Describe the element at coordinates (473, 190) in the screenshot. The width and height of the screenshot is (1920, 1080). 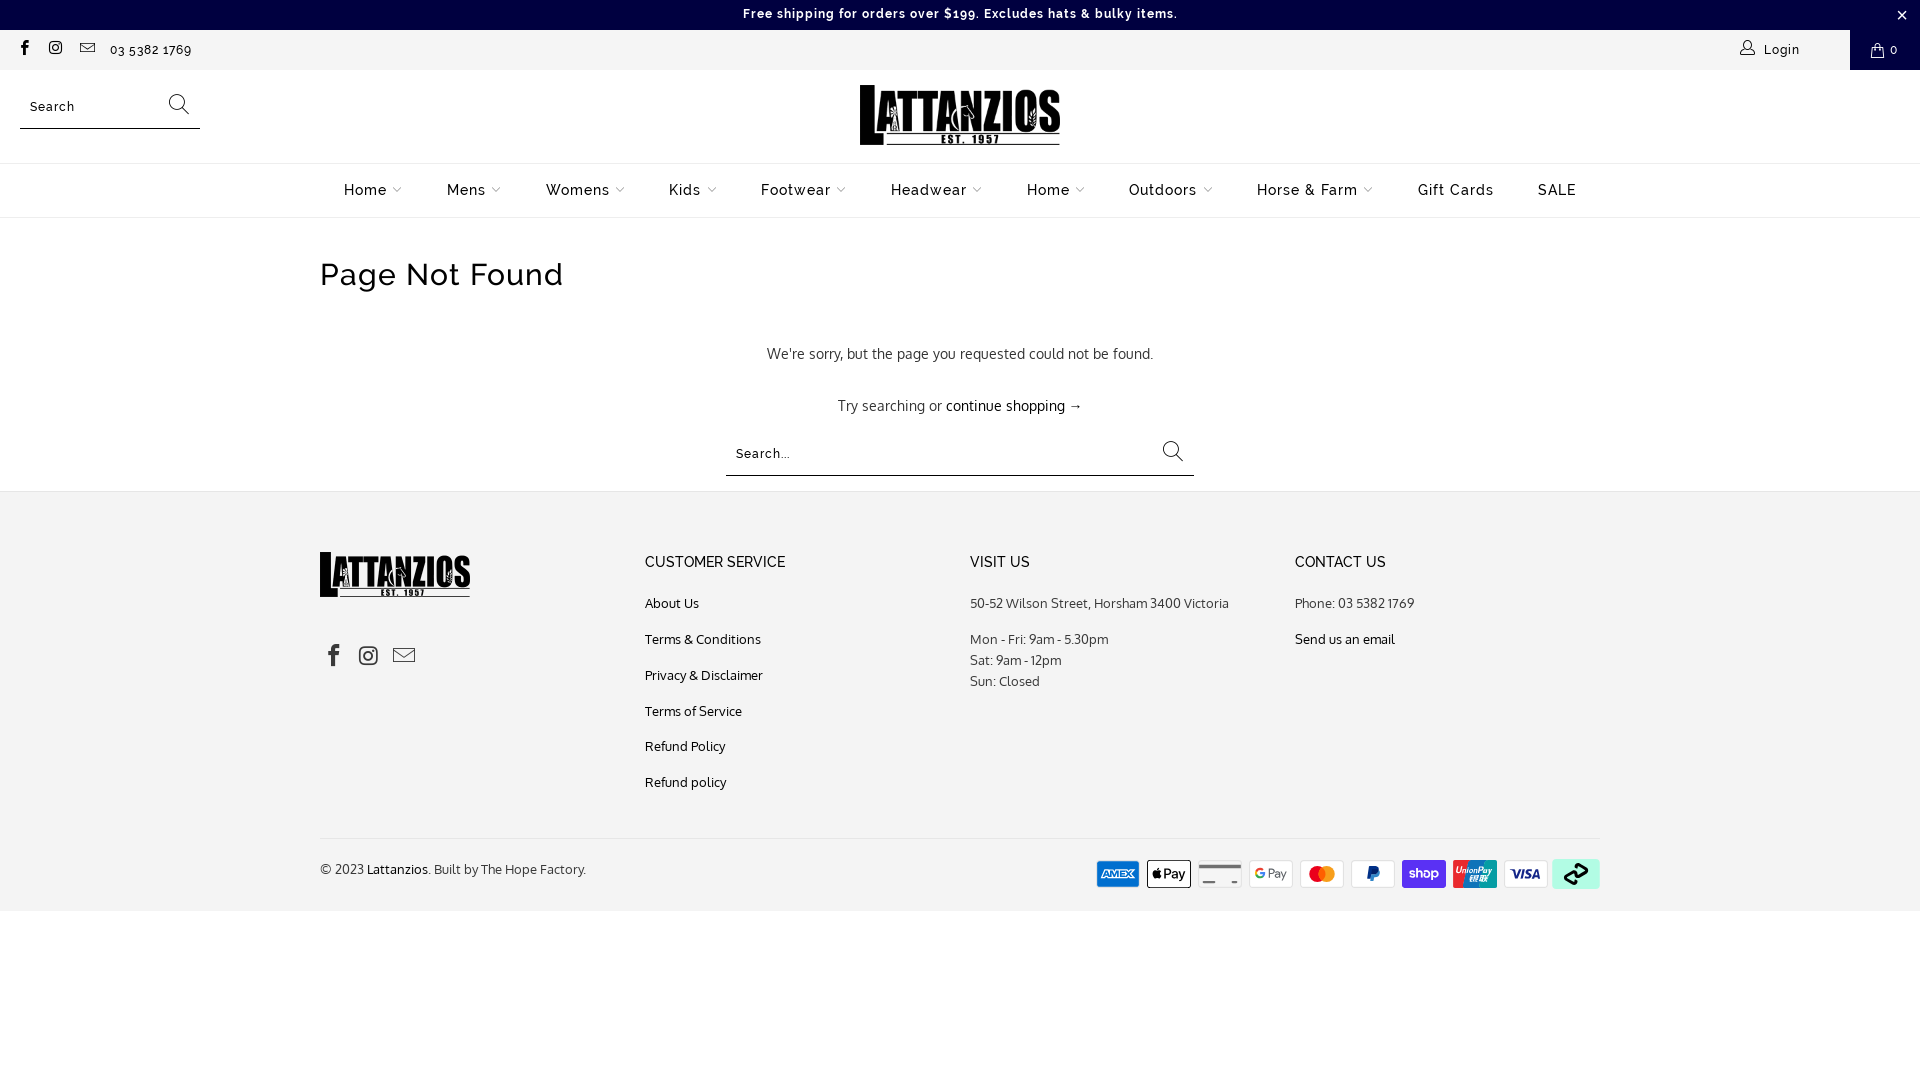
I see `'Mens'` at that location.